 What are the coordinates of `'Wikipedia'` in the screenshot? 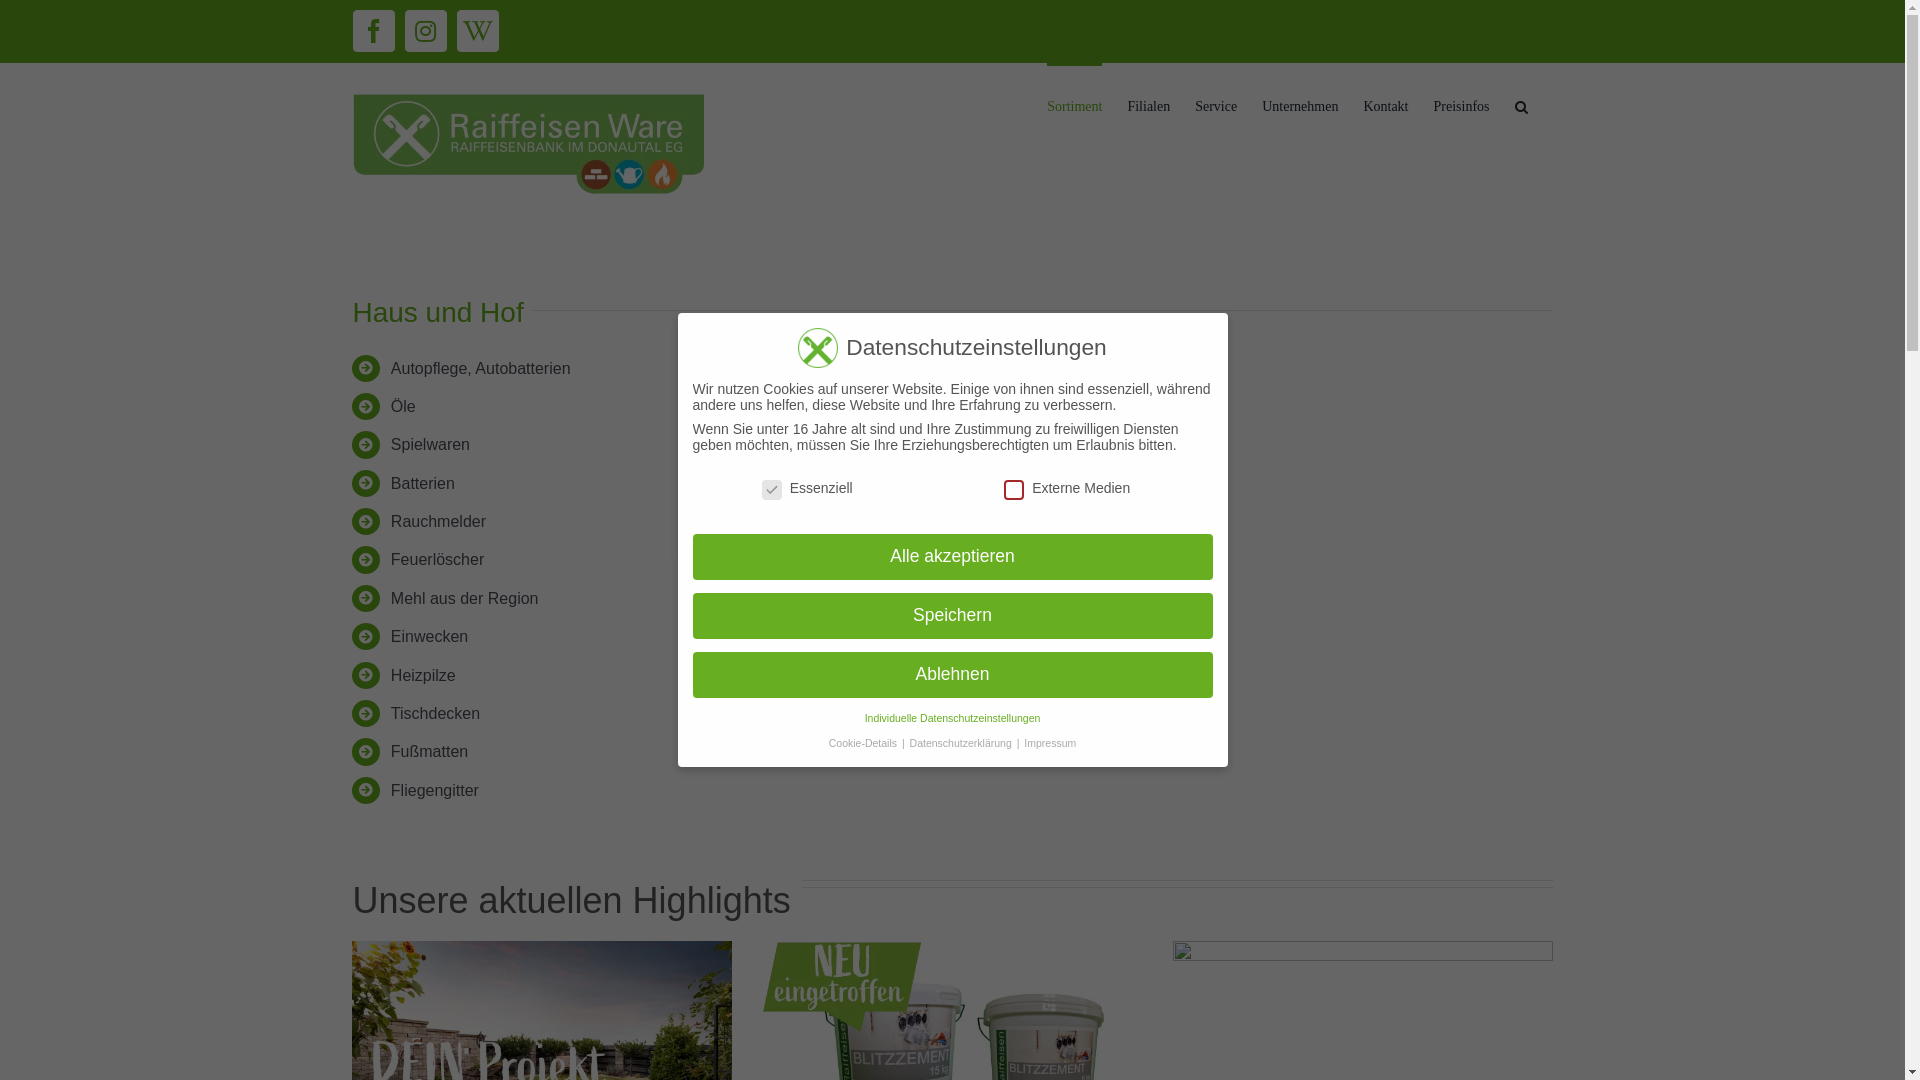 It's located at (475, 30).